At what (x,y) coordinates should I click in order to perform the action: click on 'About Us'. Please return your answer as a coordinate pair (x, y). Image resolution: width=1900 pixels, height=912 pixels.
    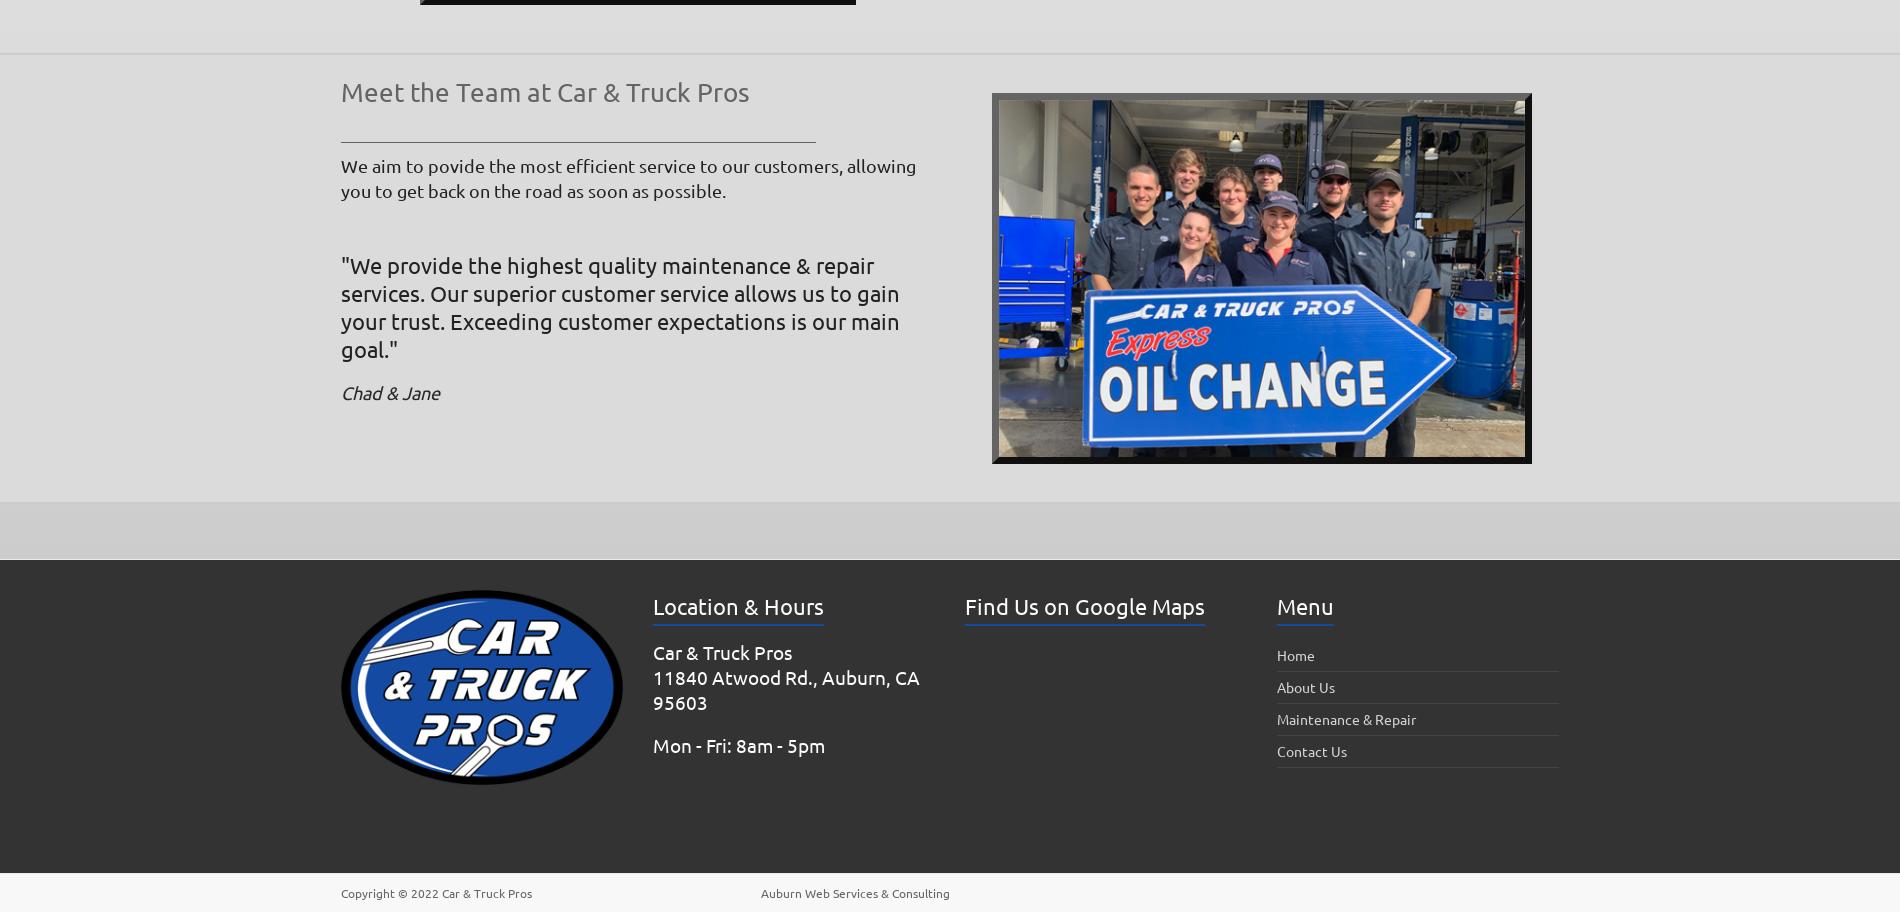
    Looking at the image, I should click on (1305, 687).